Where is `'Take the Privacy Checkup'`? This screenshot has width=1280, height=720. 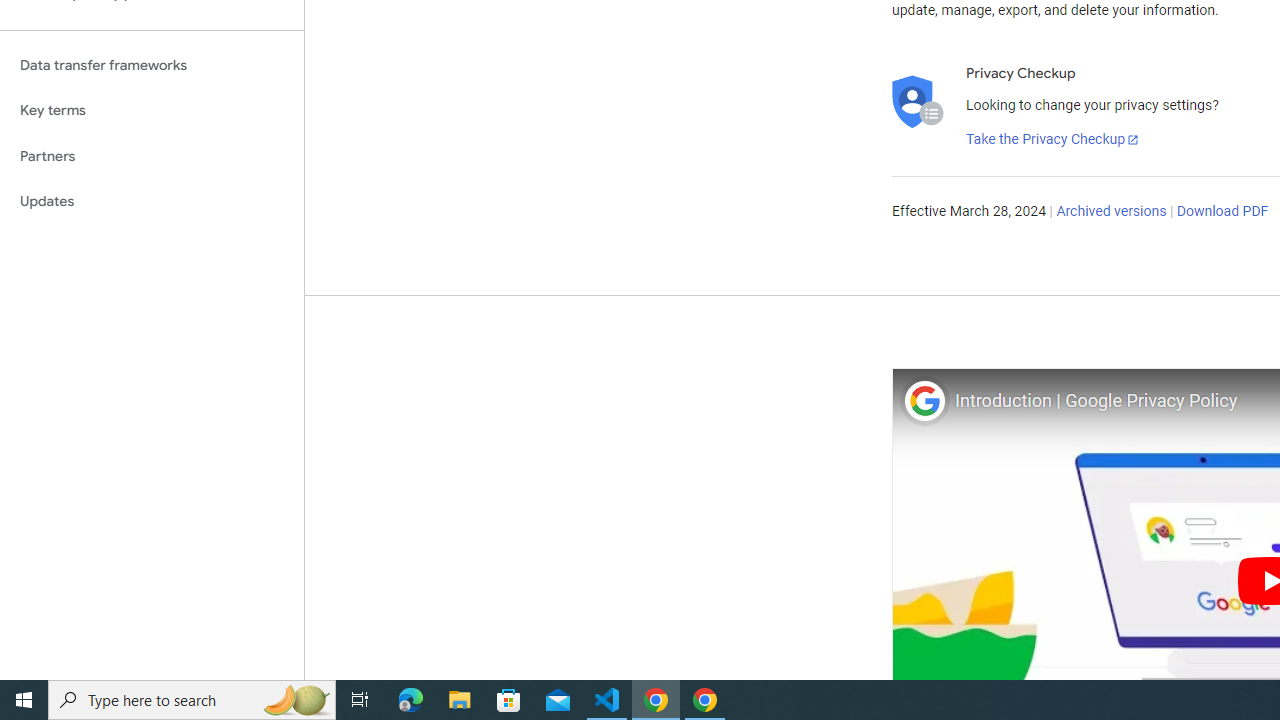
'Take the Privacy Checkup' is located at coordinates (1052, 139).